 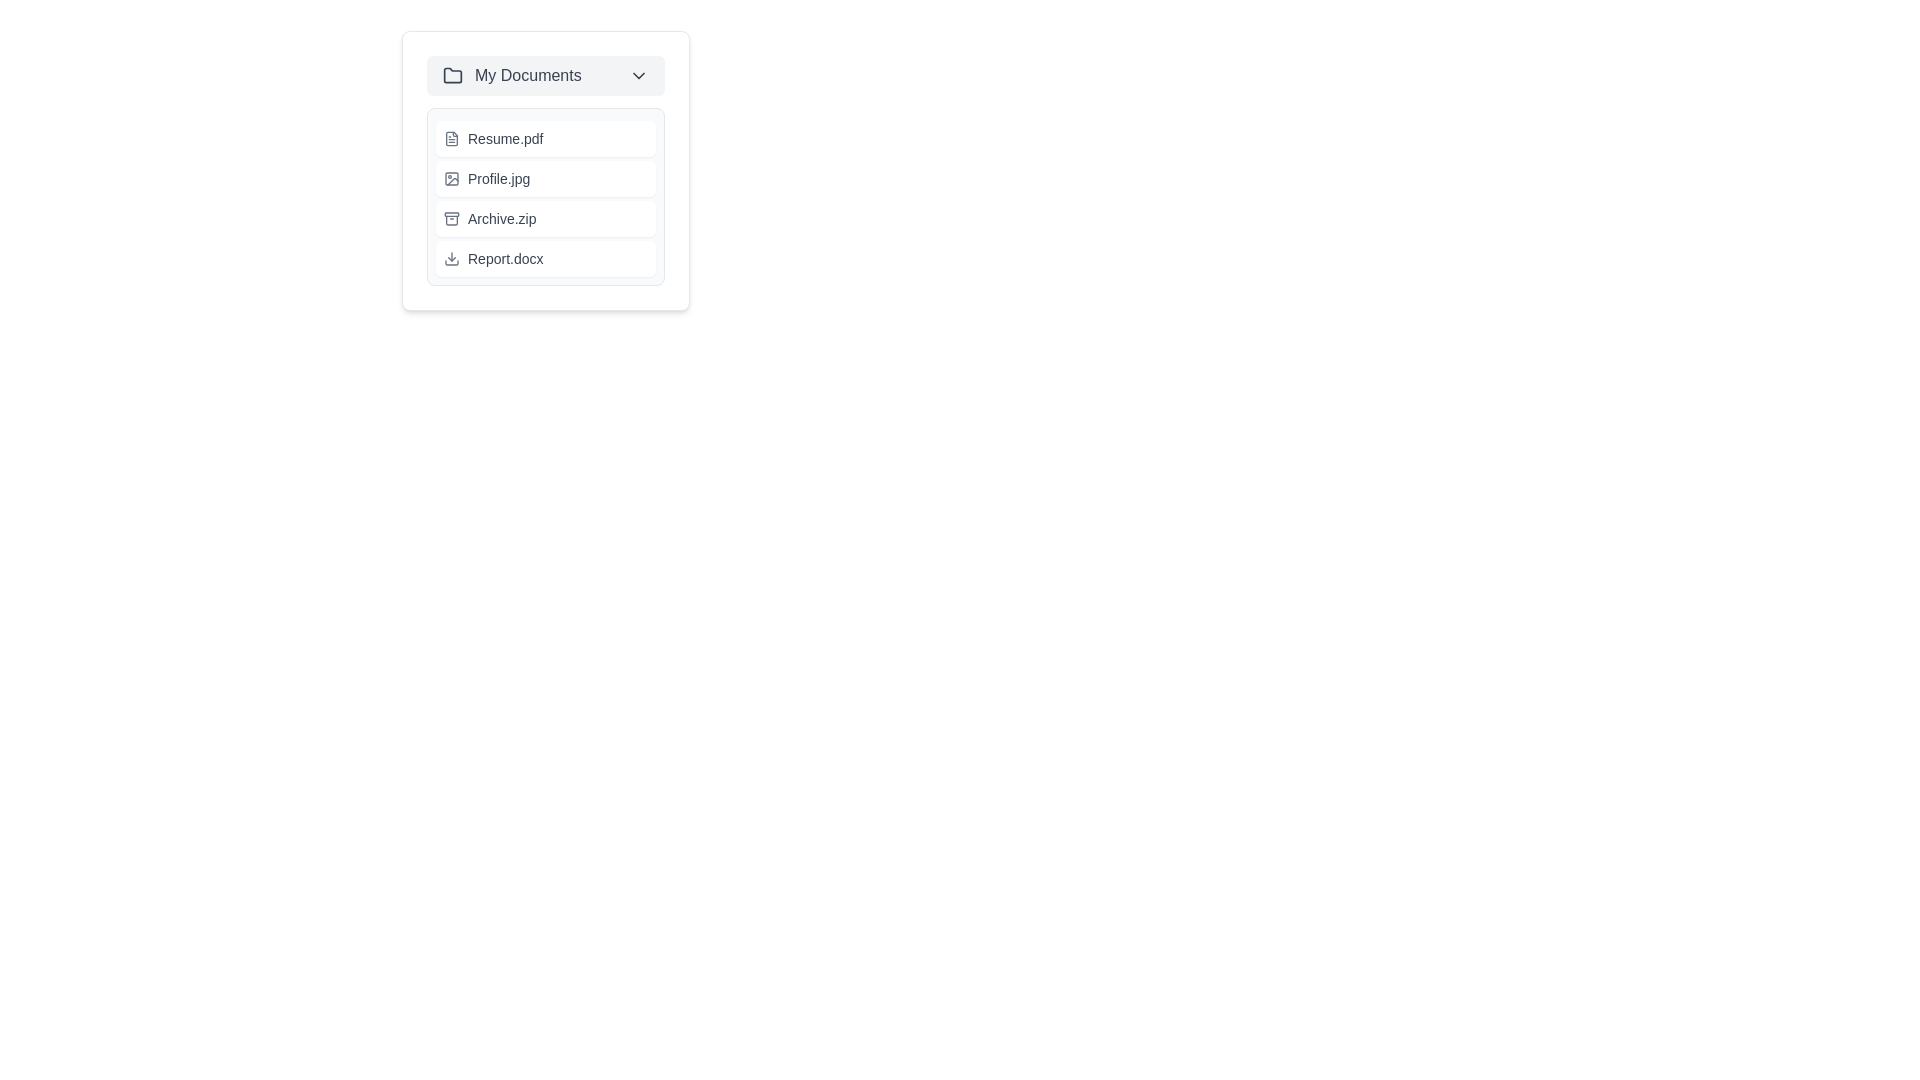 What do you see at coordinates (450, 257) in the screenshot?
I see `the small gray download icon associated with the 'Report.docx' entry` at bounding box center [450, 257].